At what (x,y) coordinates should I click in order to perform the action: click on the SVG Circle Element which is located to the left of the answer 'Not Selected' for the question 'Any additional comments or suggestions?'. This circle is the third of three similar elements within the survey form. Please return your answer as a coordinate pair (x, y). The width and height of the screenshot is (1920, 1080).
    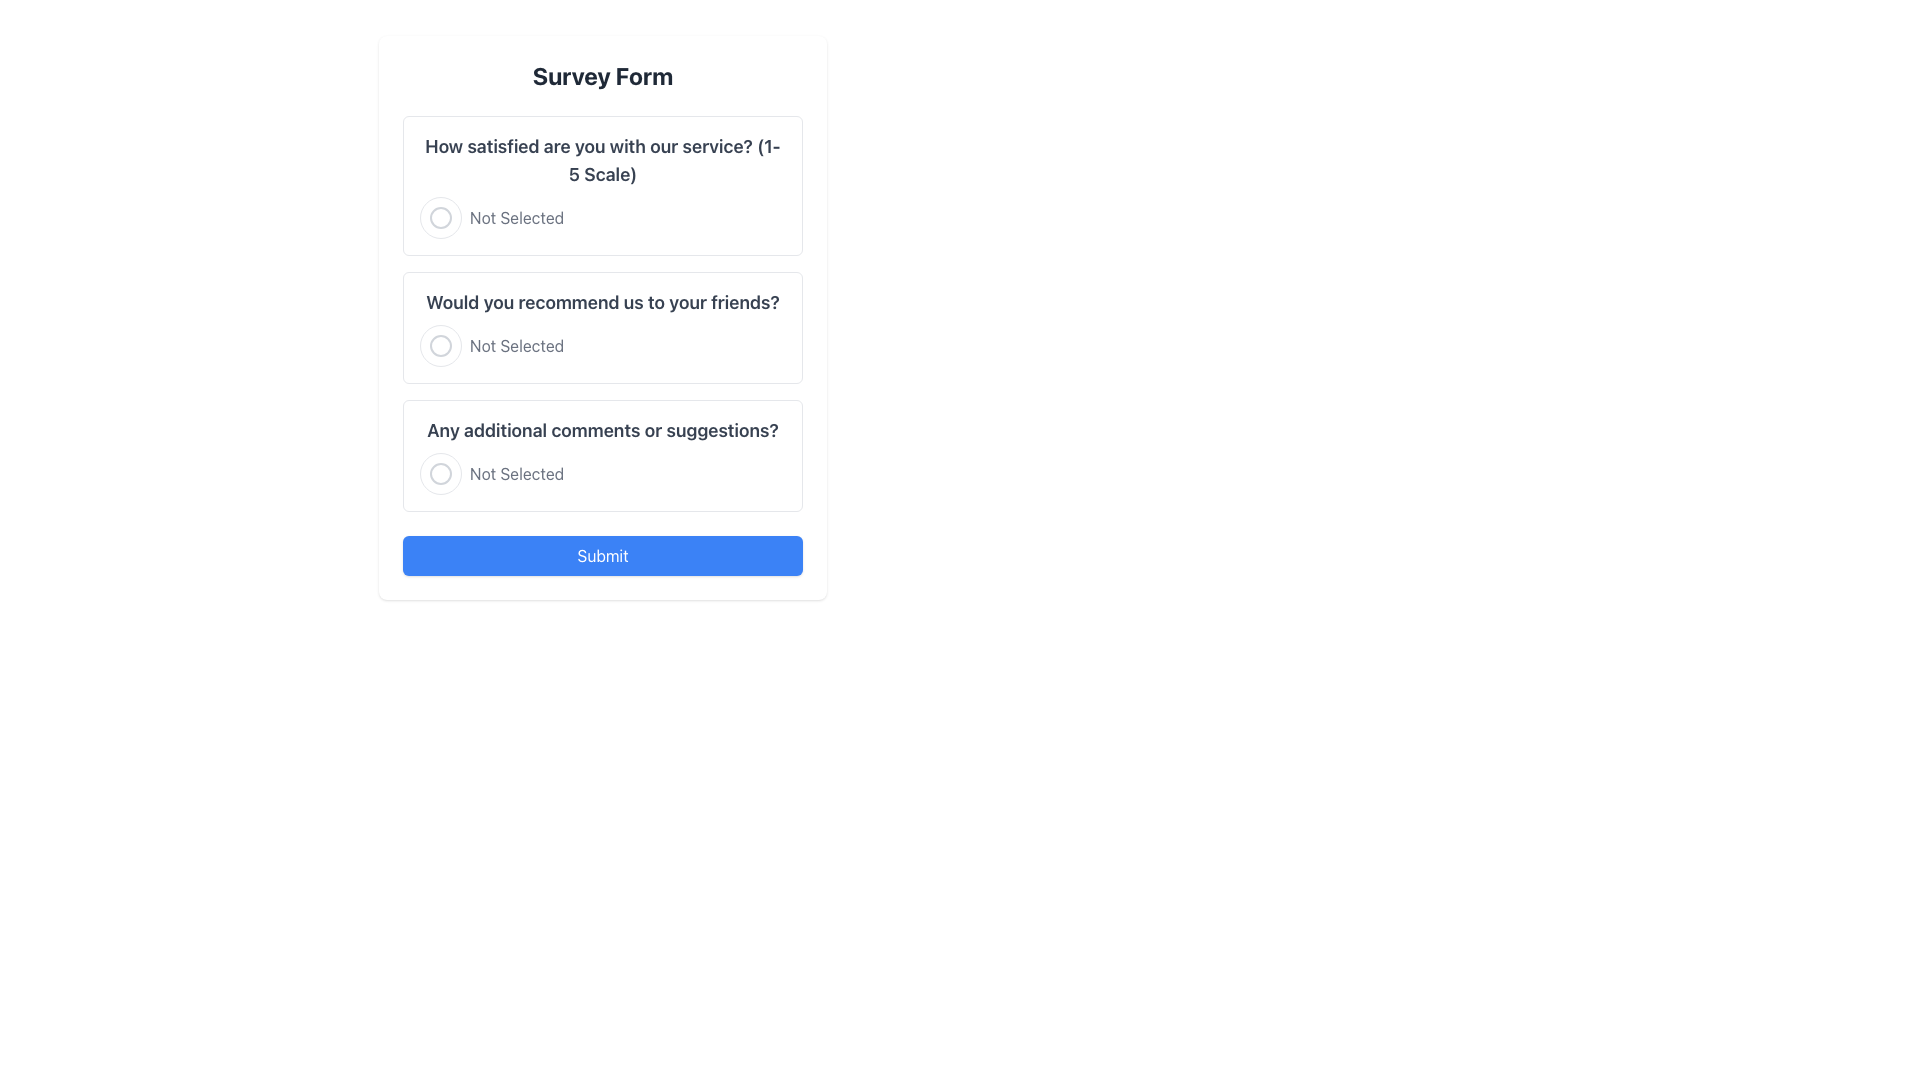
    Looking at the image, I should click on (440, 474).